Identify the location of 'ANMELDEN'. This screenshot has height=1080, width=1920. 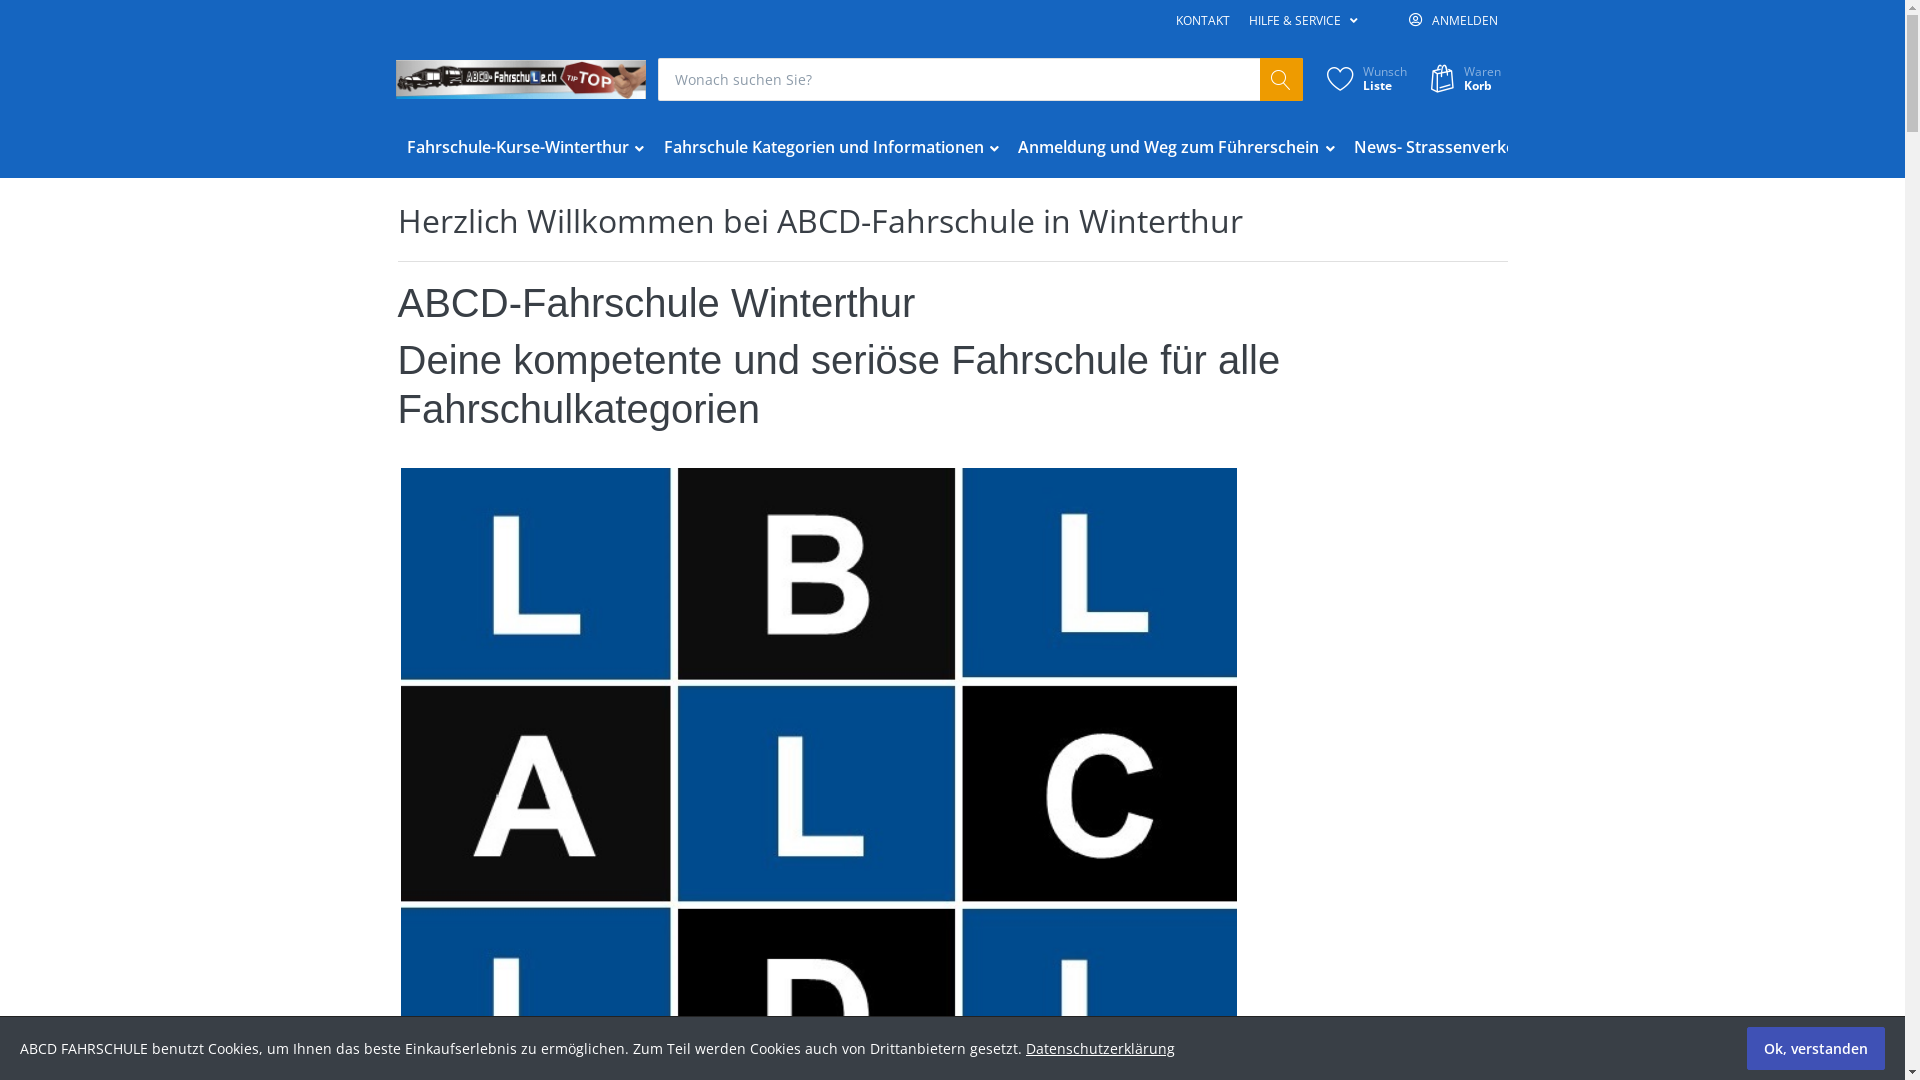
(1453, 20).